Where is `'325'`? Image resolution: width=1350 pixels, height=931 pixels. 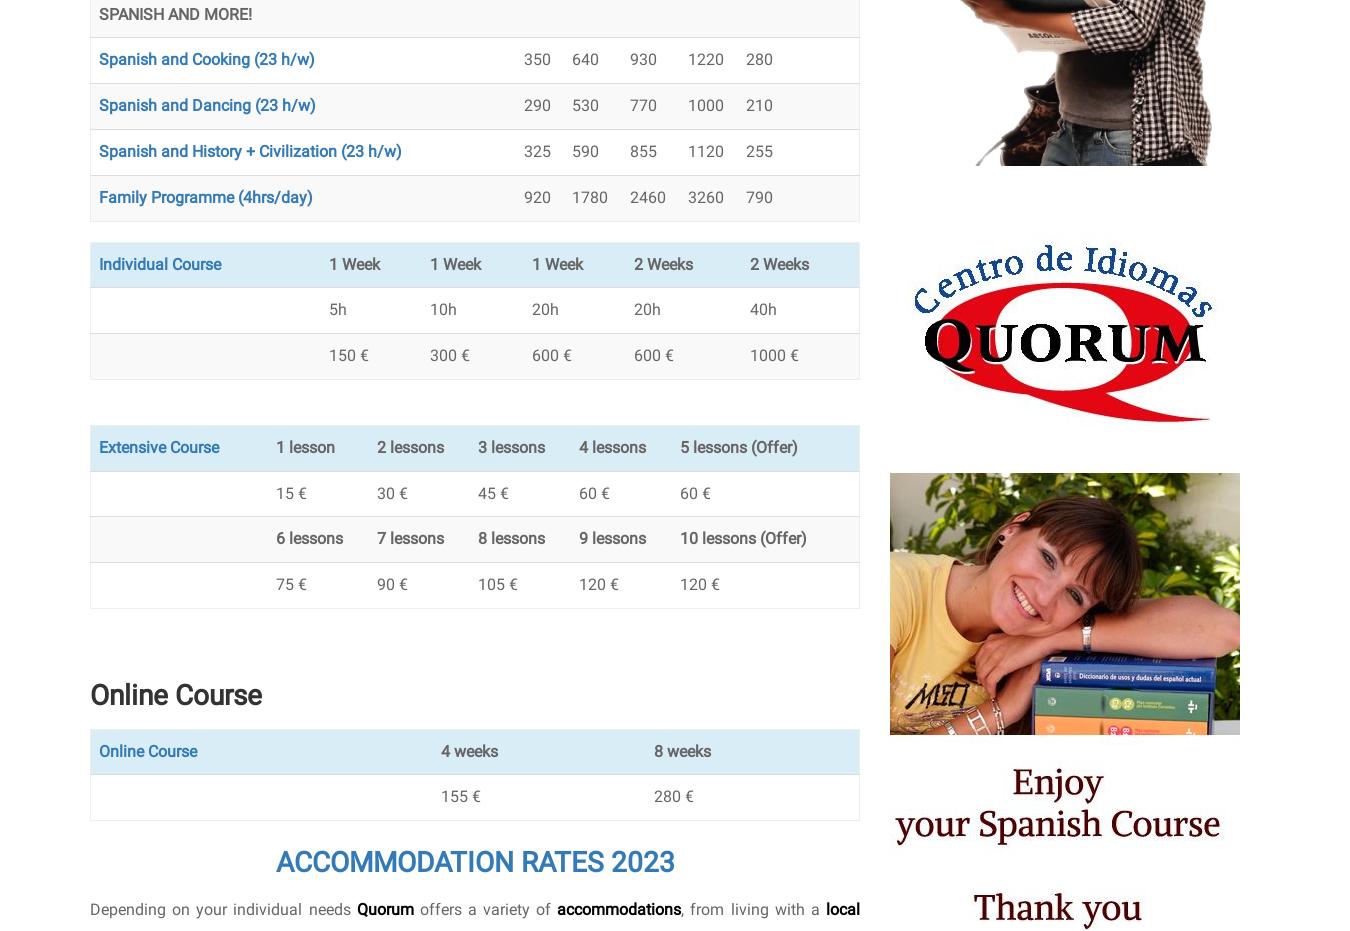 '325' is located at coordinates (521, 149).